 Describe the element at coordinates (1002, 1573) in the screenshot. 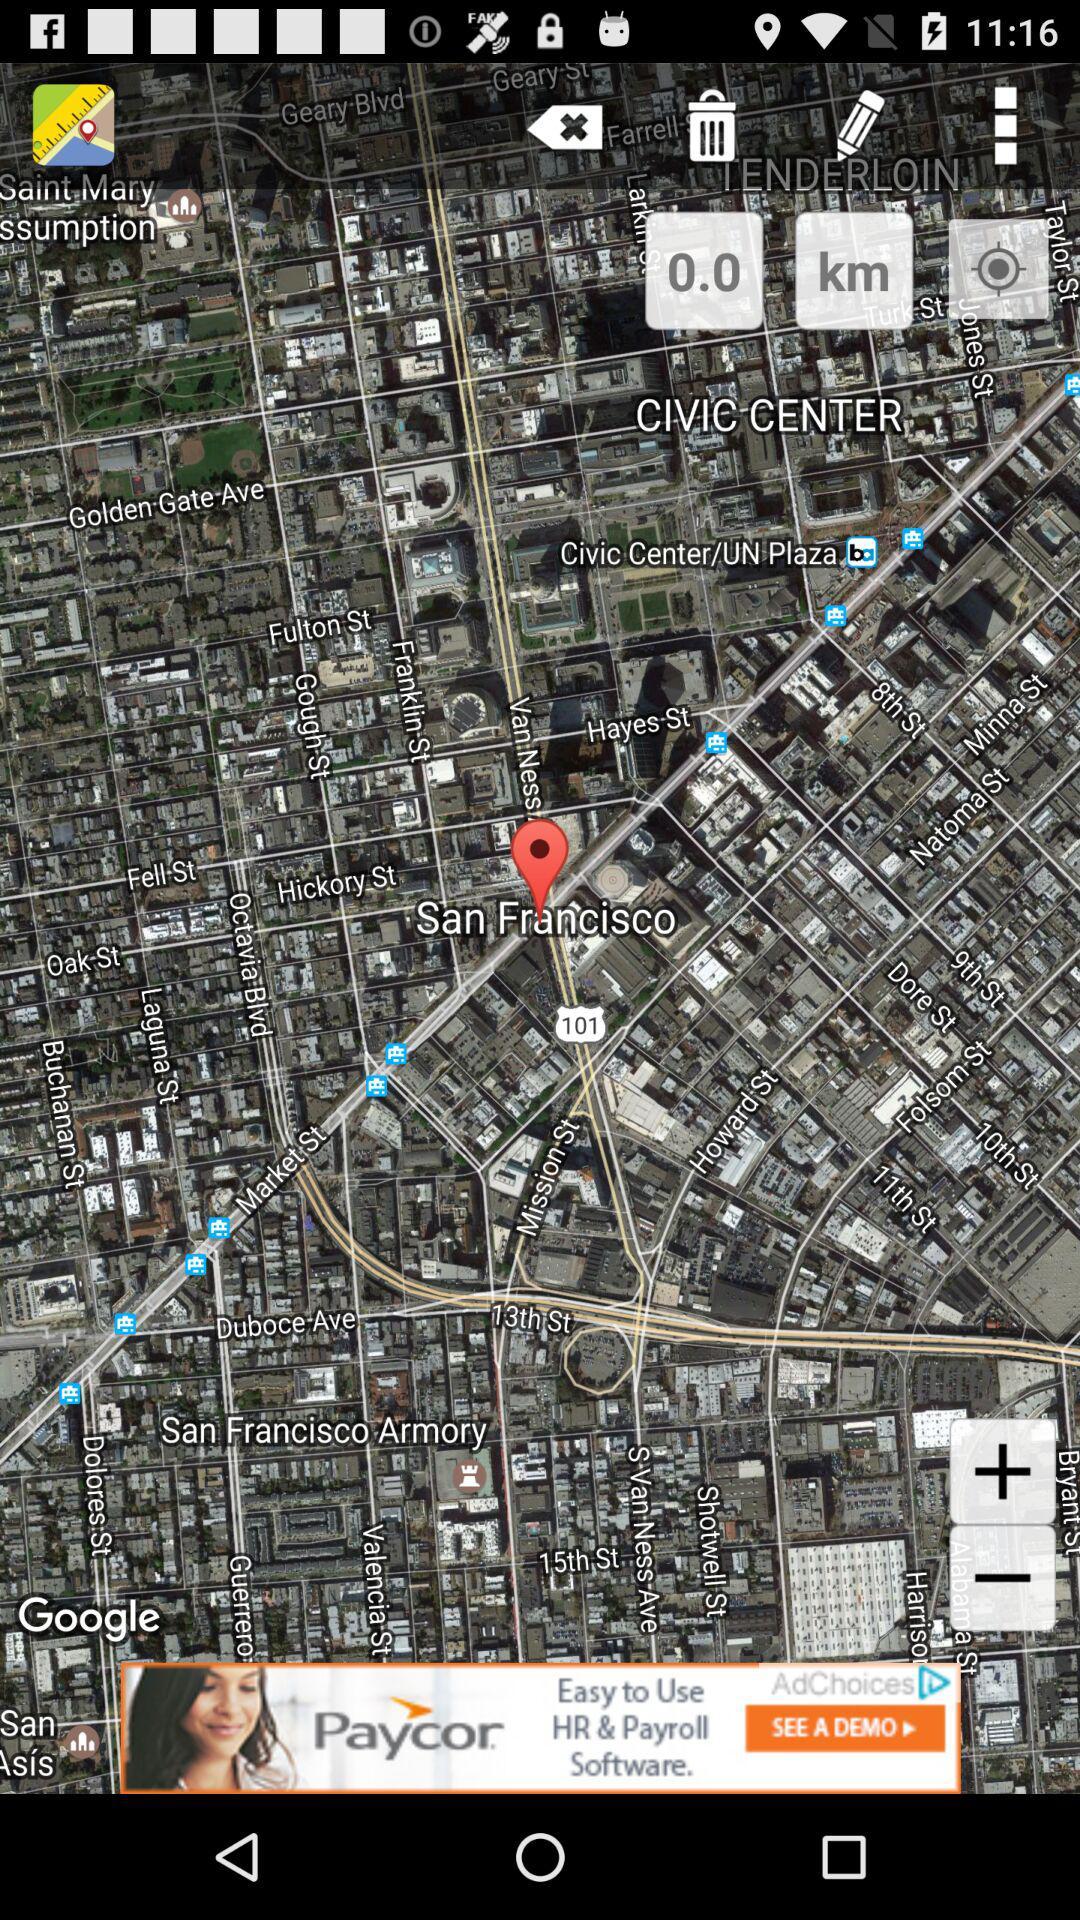

I see `the add icon` at that location.